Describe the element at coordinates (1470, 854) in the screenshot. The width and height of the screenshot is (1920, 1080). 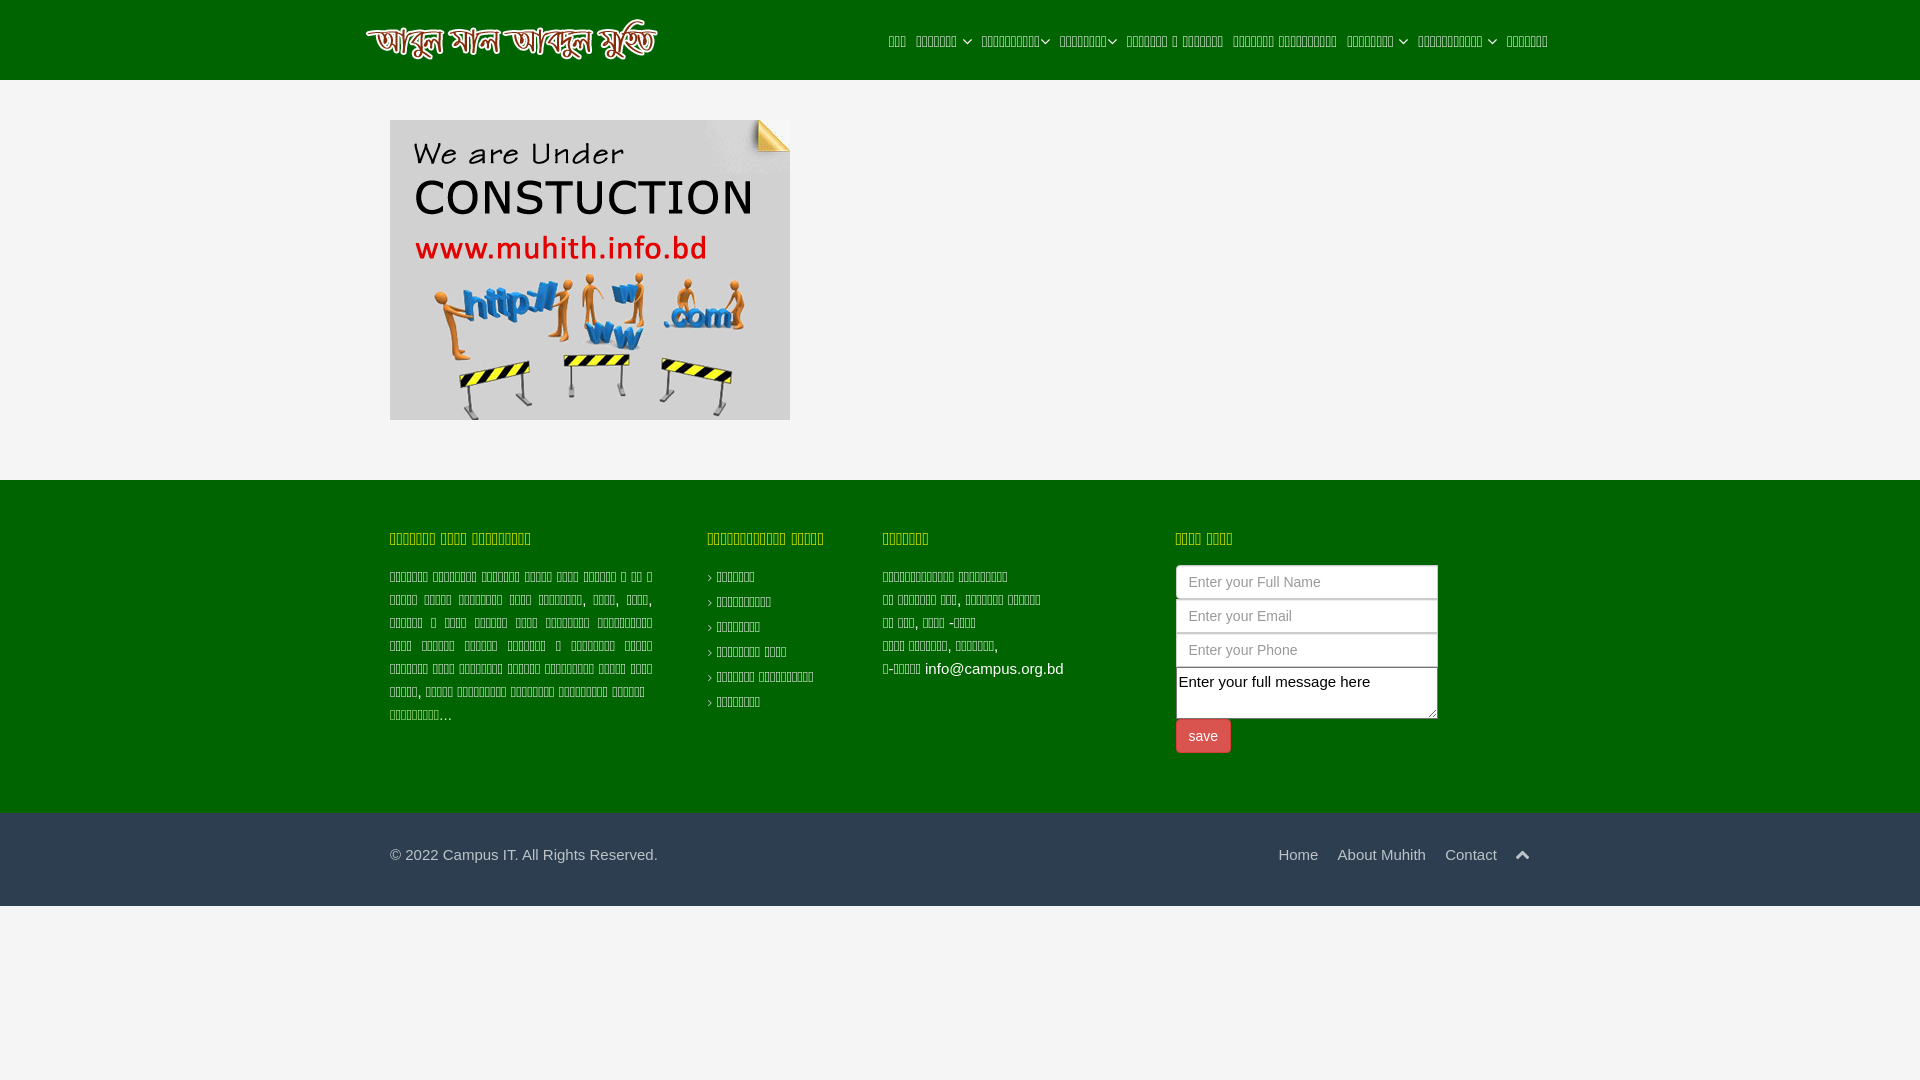
I see `'Contact'` at that location.